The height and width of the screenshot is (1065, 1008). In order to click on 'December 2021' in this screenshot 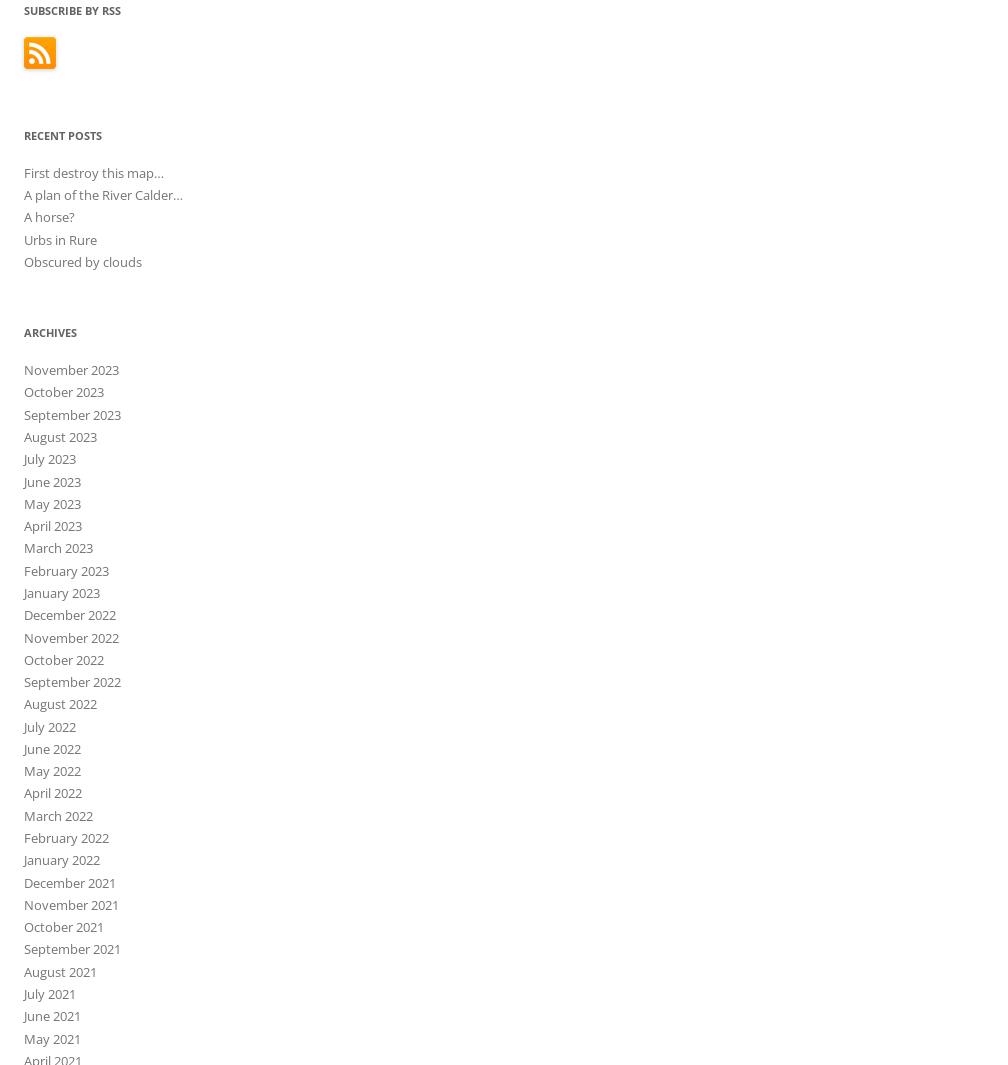, I will do `click(69, 882)`.